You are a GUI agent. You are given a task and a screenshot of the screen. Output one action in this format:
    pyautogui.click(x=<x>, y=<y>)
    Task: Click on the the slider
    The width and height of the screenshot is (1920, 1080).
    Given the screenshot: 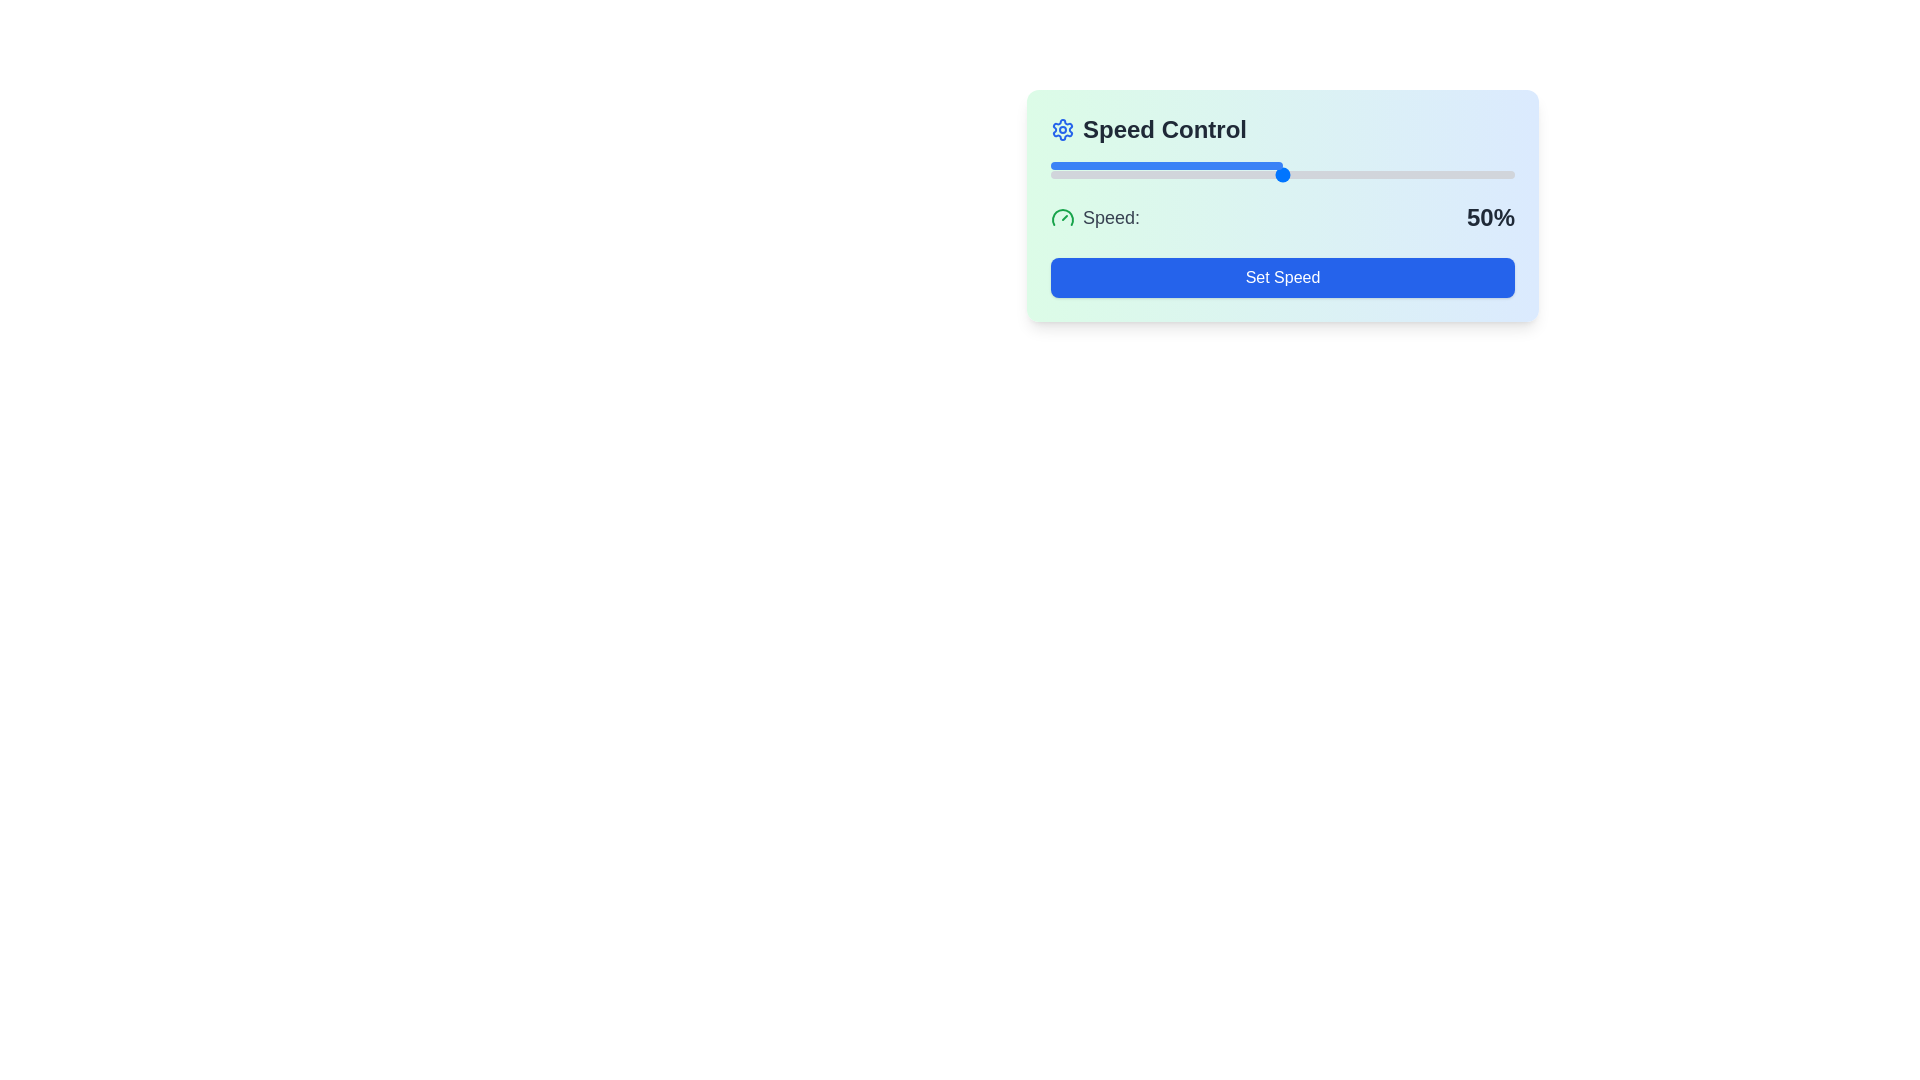 What is the action you would take?
    pyautogui.click(x=1397, y=173)
    